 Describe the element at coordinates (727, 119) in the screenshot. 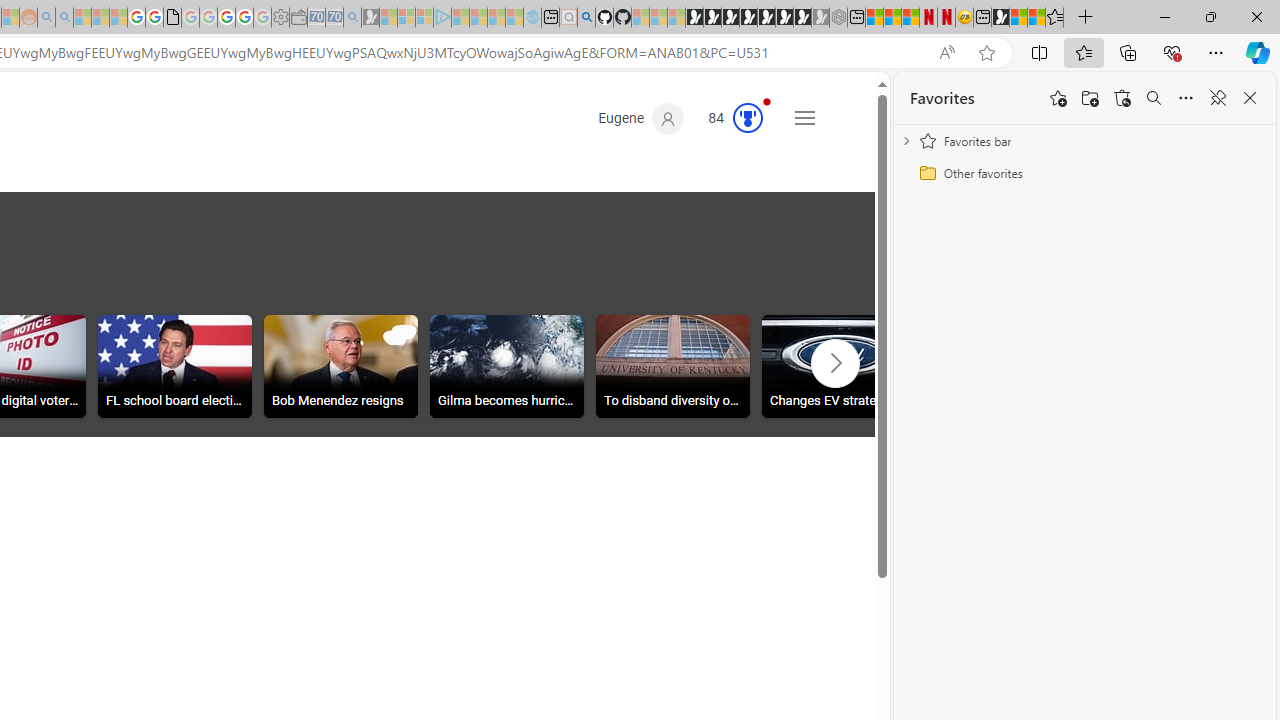

I see `'Microsoft Rewards 84'` at that location.